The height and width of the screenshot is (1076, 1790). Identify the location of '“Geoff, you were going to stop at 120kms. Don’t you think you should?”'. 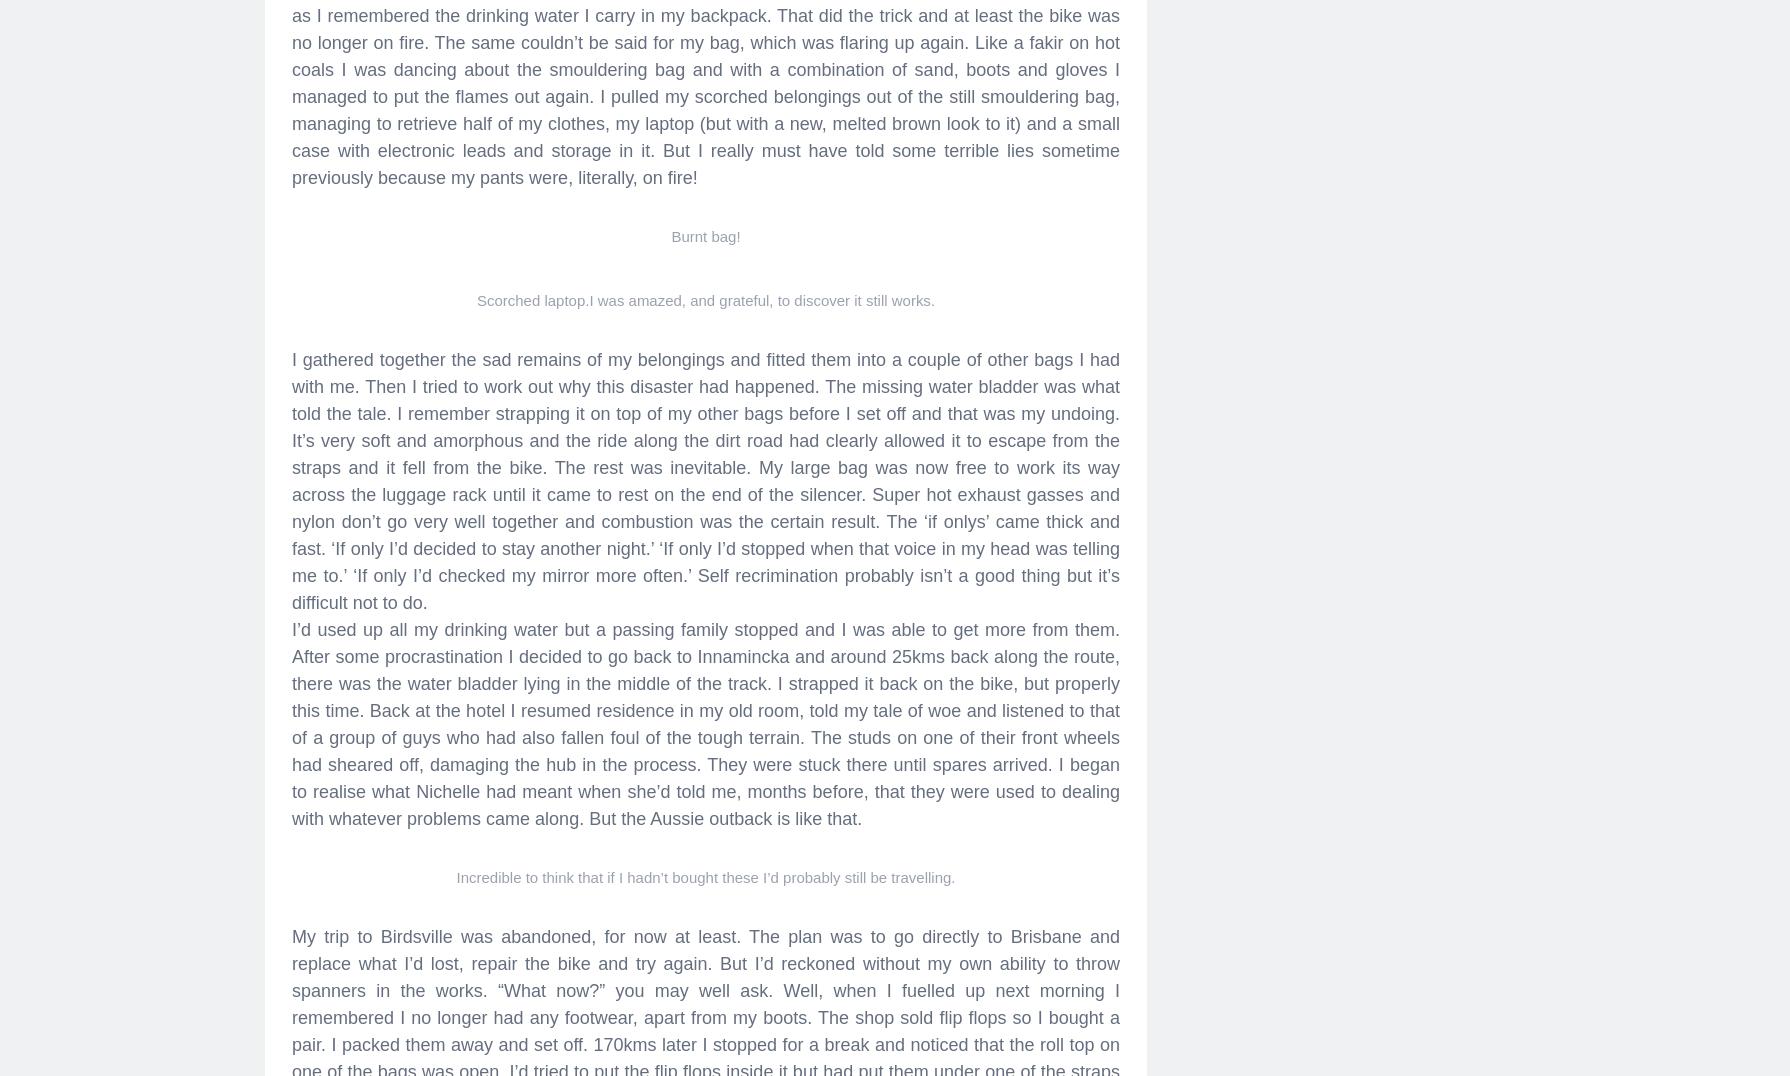
(573, 105).